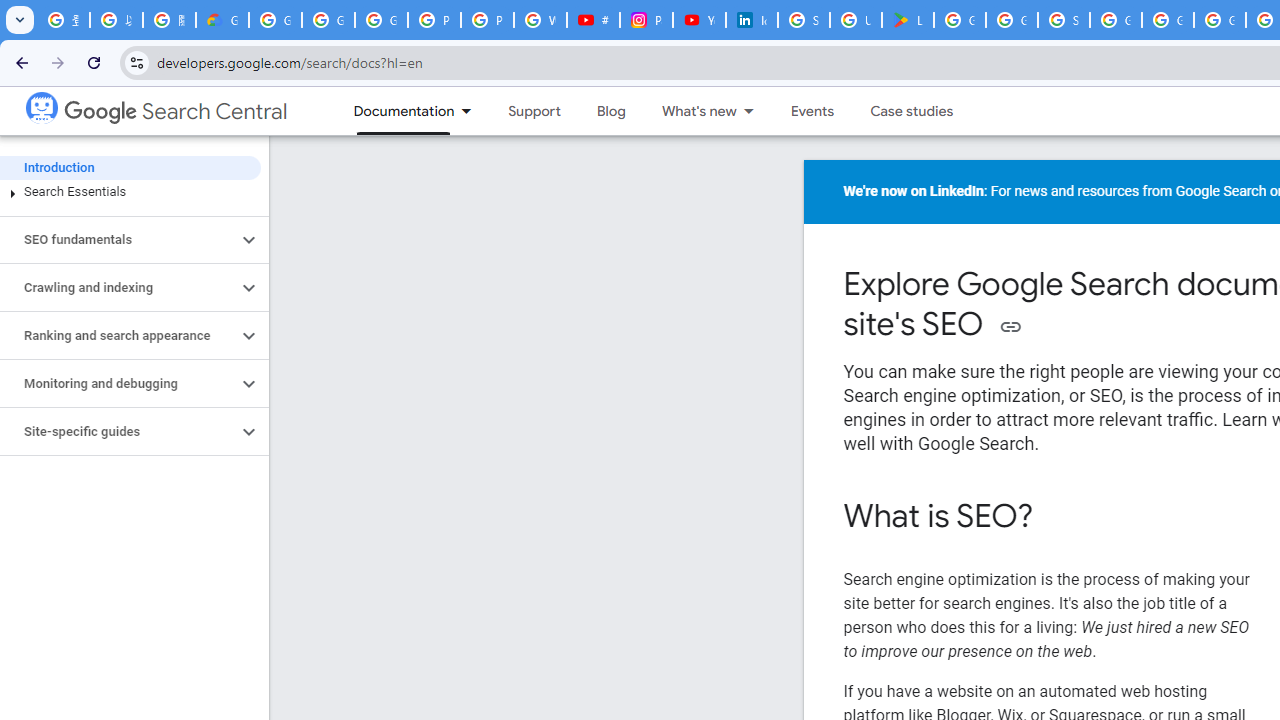  Describe the element at coordinates (117, 239) in the screenshot. I see `'SEO fundamentals'` at that location.